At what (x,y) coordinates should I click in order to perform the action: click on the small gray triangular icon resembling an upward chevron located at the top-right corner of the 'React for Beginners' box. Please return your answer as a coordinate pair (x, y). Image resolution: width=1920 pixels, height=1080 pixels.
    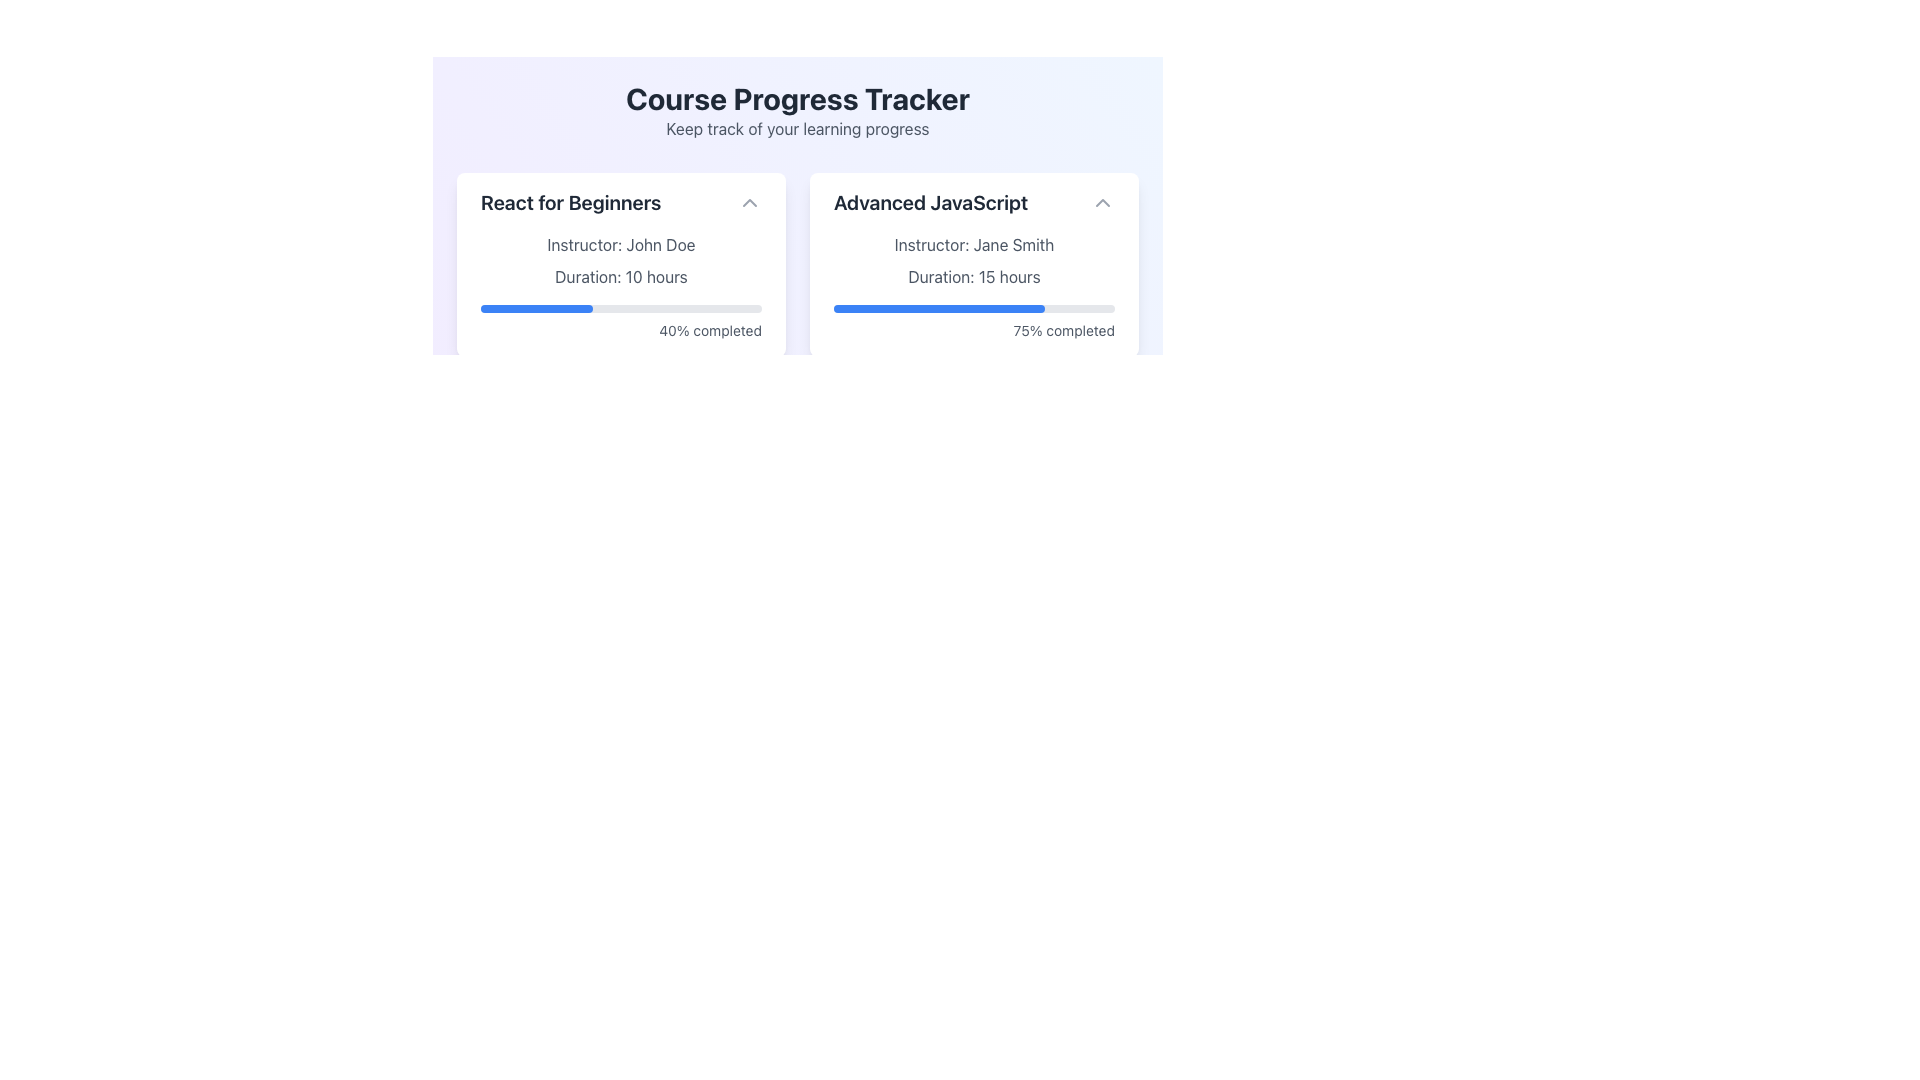
    Looking at the image, I should click on (748, 203).